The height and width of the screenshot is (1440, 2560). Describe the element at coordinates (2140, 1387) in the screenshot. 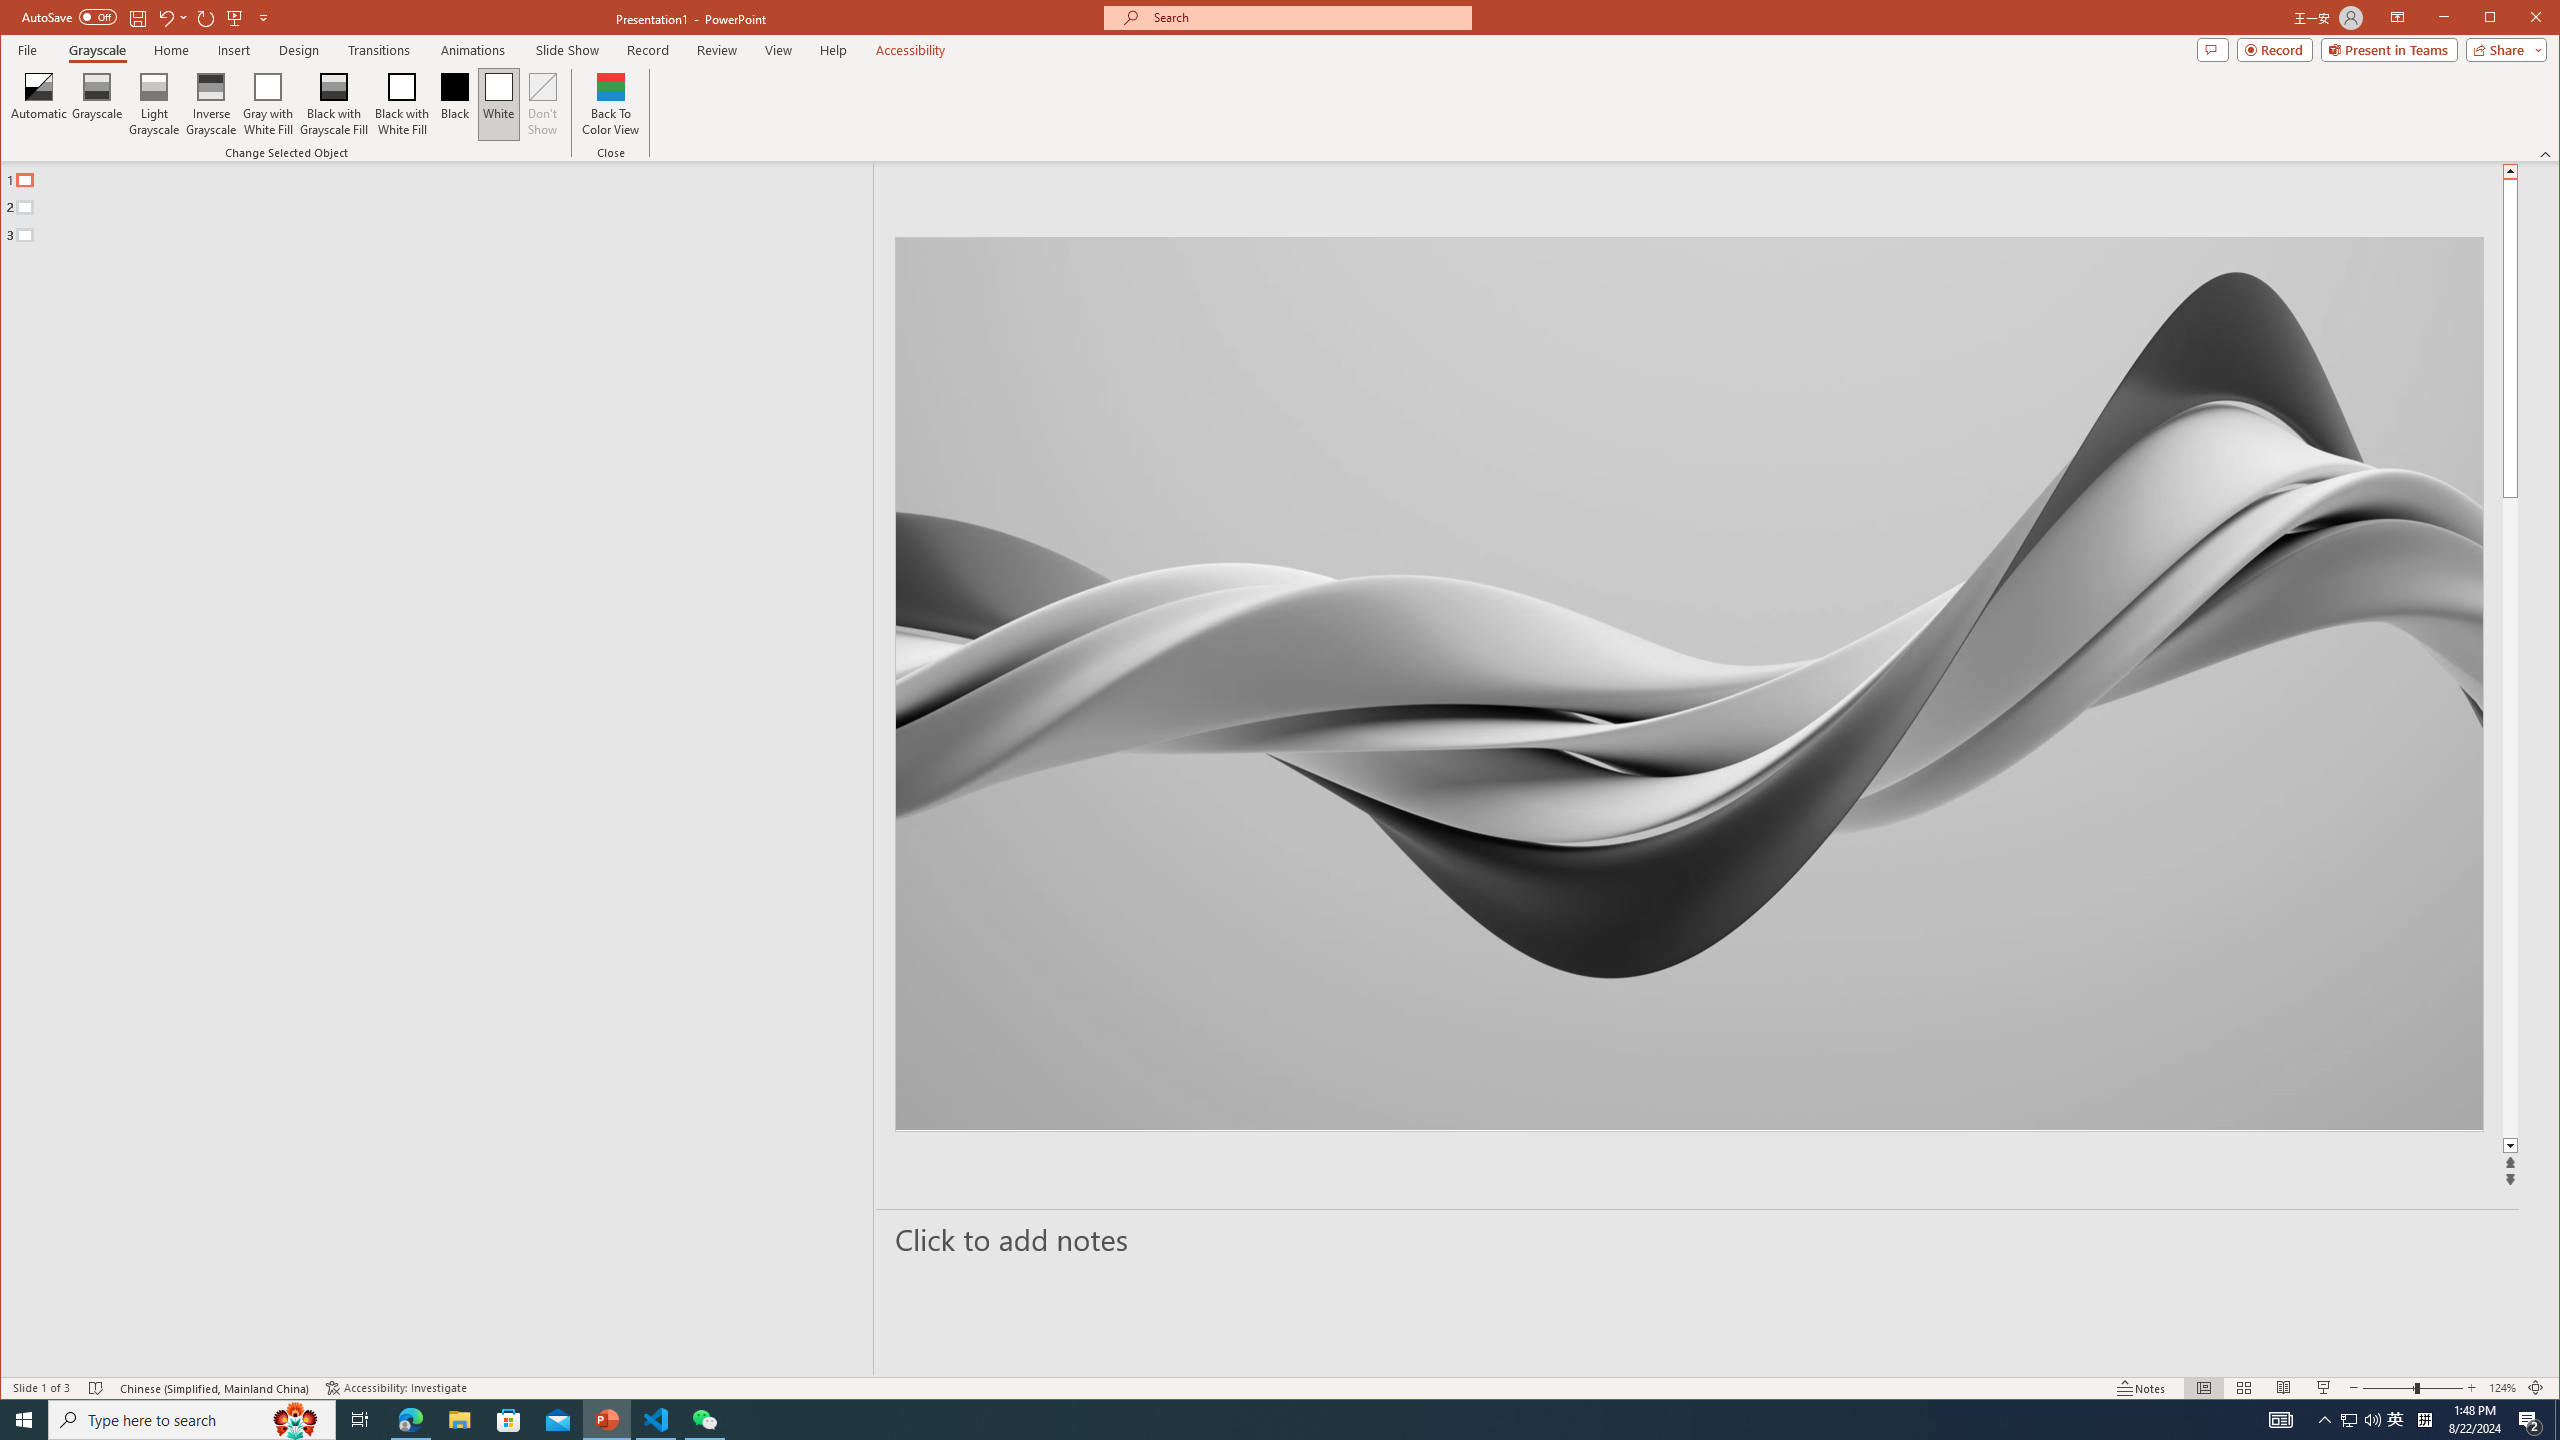

I see `'Notes '` at that location.